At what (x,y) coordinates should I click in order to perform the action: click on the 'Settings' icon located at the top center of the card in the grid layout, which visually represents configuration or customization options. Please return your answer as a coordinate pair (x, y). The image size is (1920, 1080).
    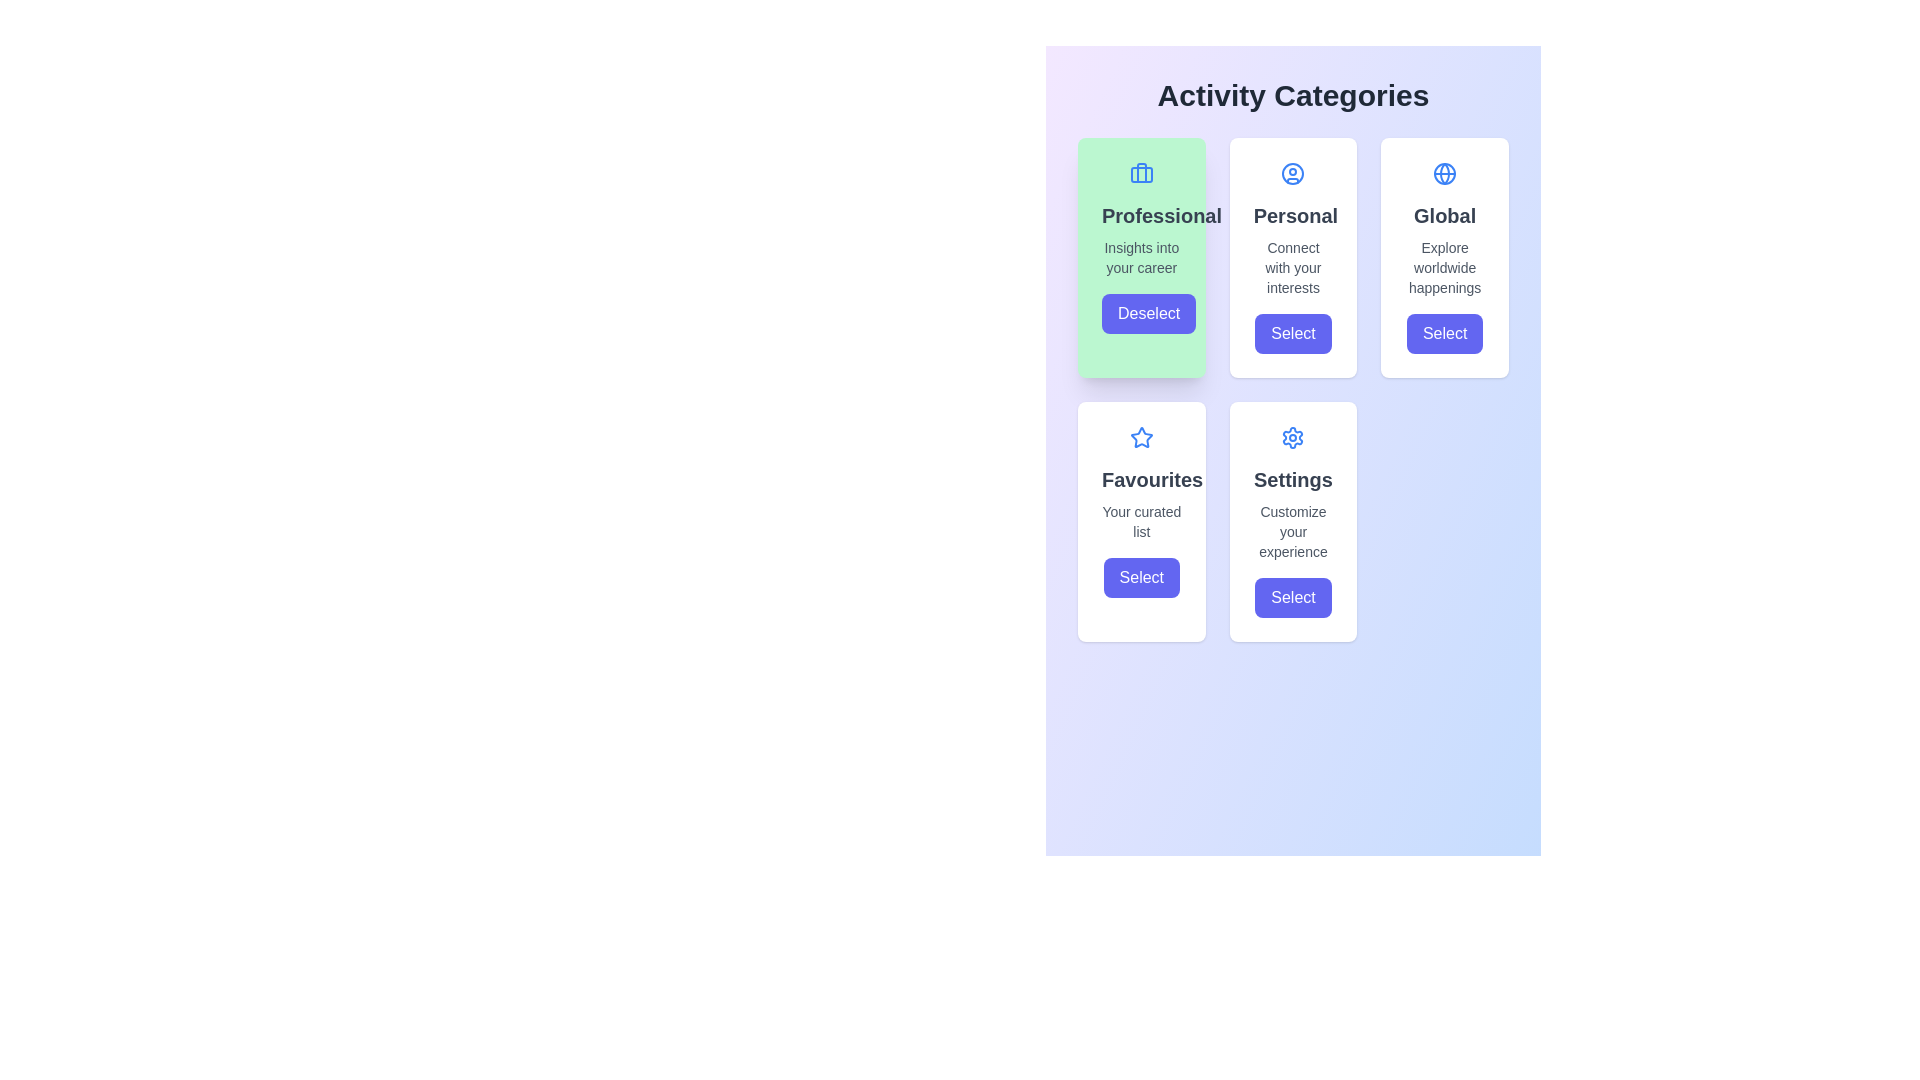
    Looking at the image, I should click on (1293, 437).